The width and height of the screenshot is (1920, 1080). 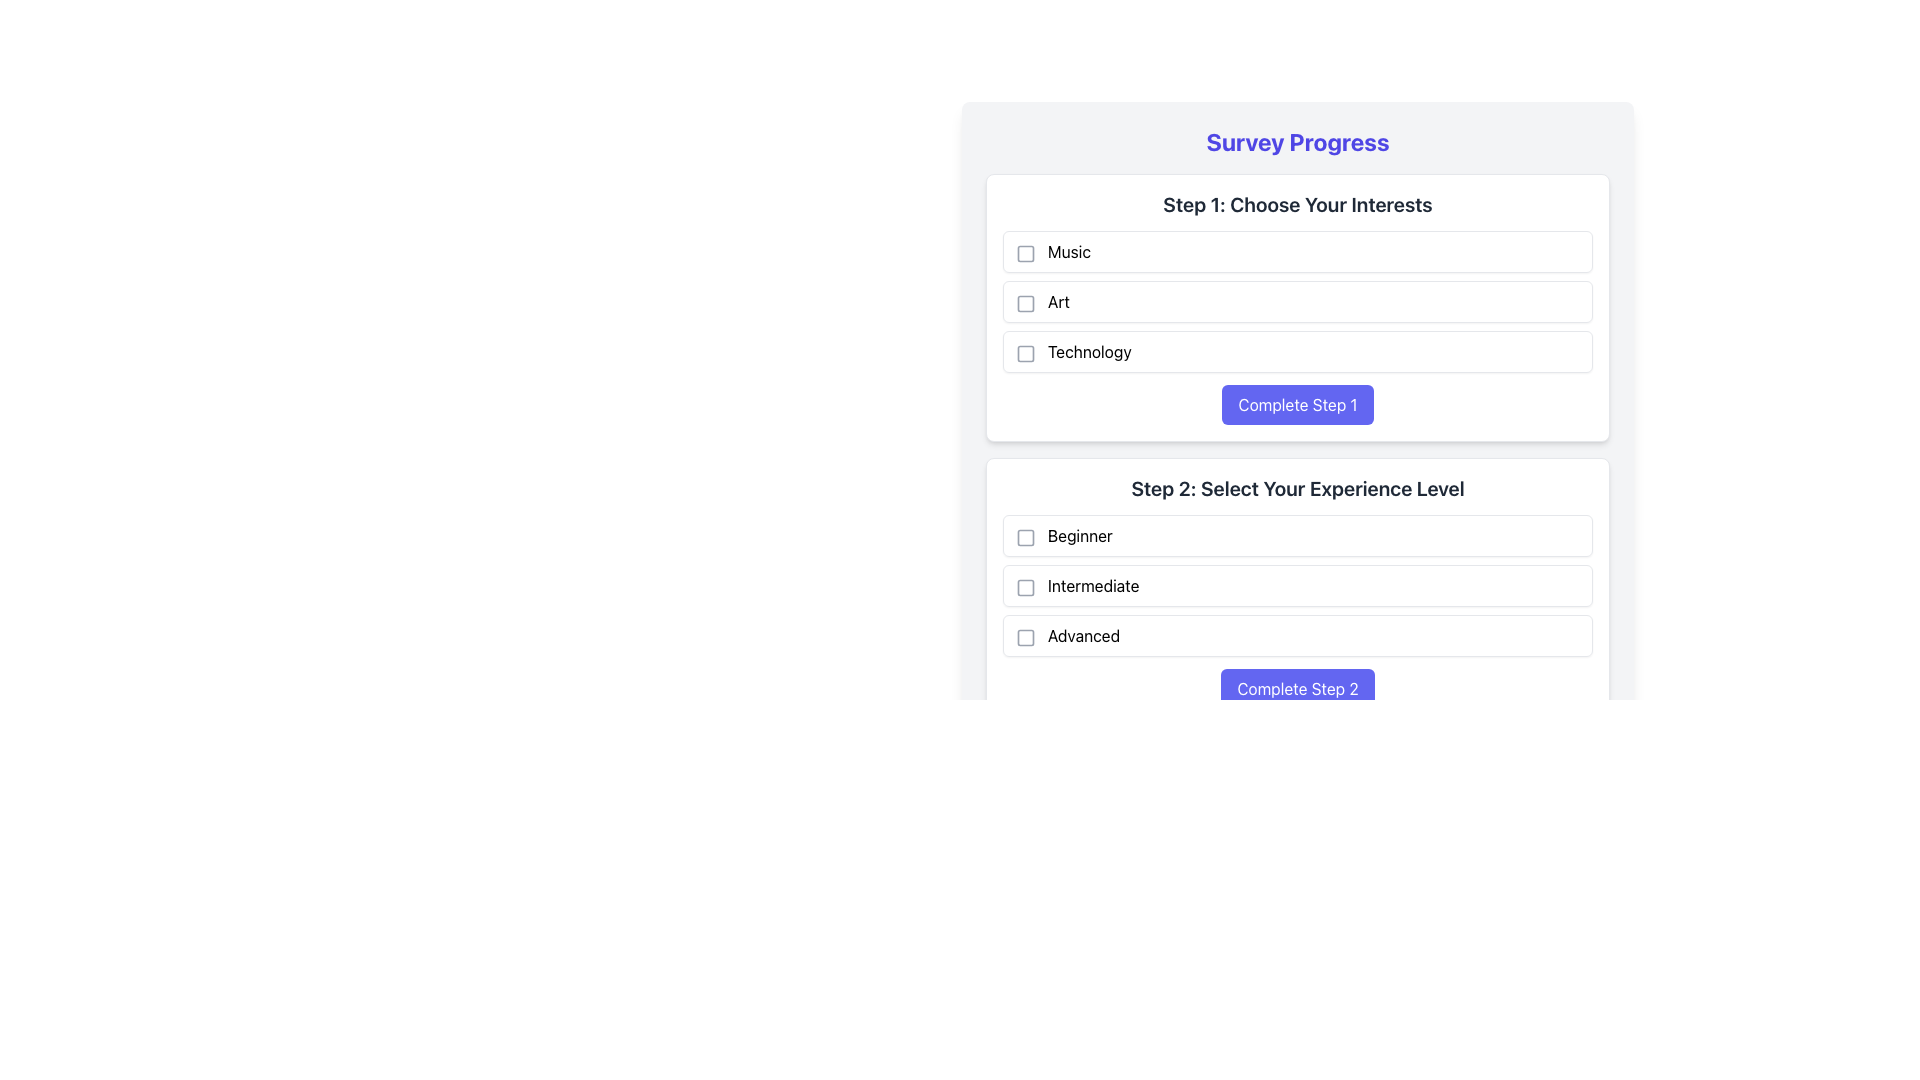 I want to click on the checkbox next to 'Art' in the Checkbox Group located within the 'Step 1: Choose Your Interests' section, so click(x=1297, y=301).